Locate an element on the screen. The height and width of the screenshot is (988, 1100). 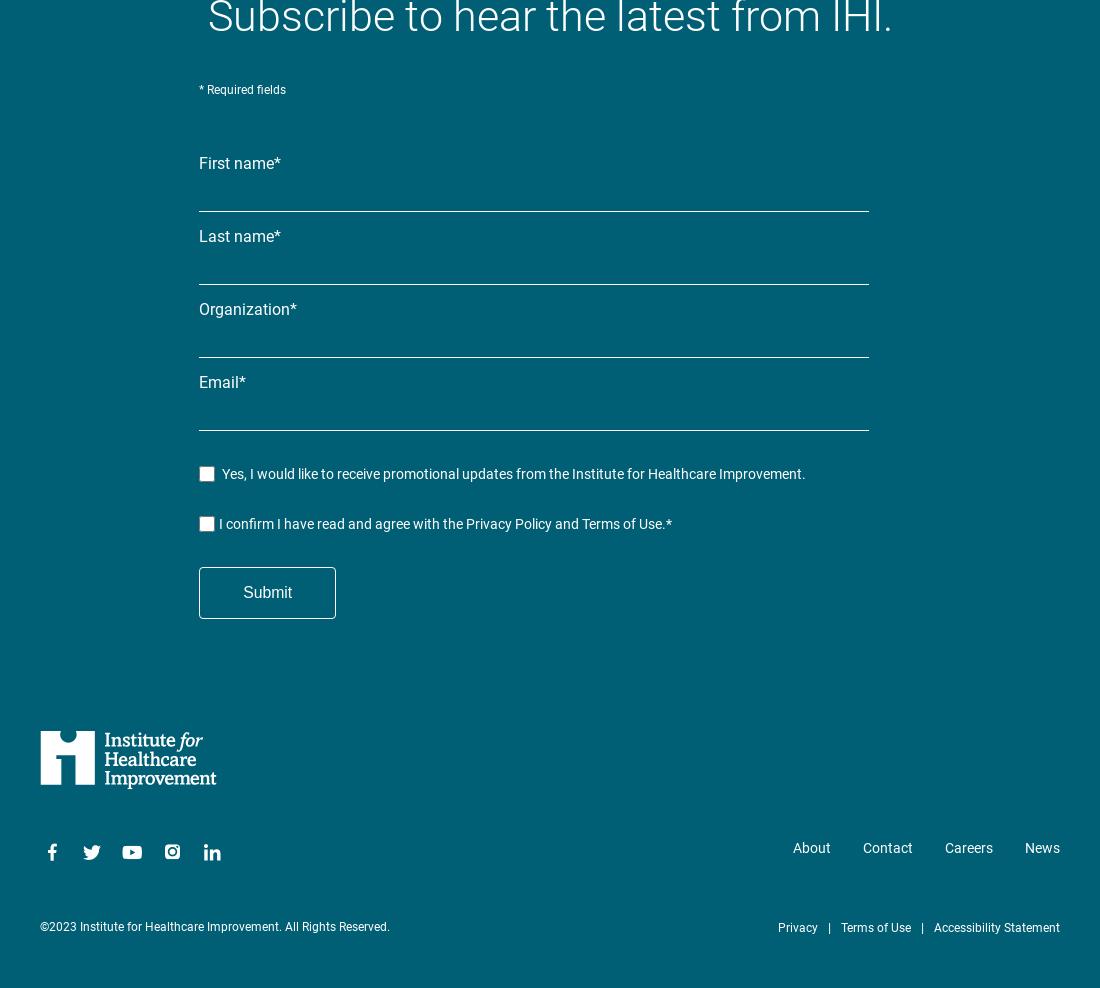
'and' is located at coordinates (566, 523).